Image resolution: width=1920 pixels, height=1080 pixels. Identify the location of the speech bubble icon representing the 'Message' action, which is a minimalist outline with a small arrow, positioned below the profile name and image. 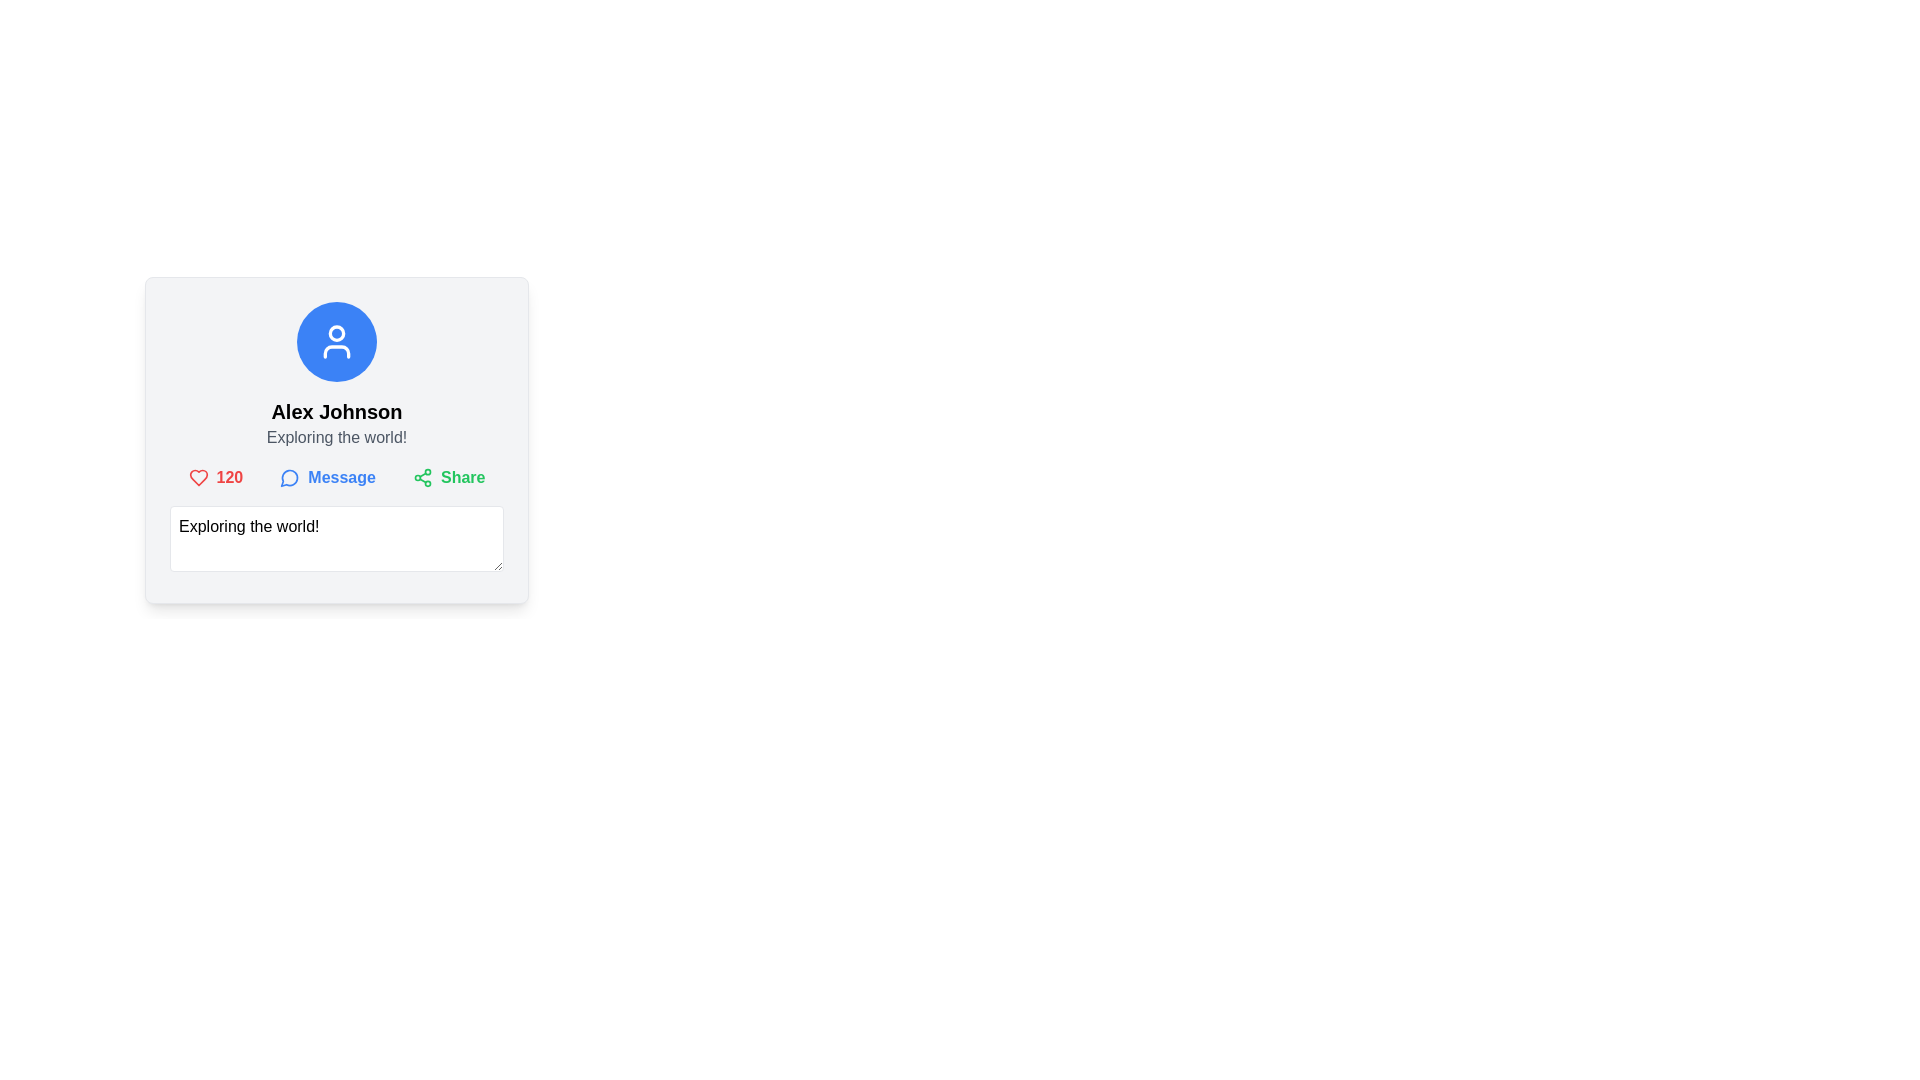
(288, 478).